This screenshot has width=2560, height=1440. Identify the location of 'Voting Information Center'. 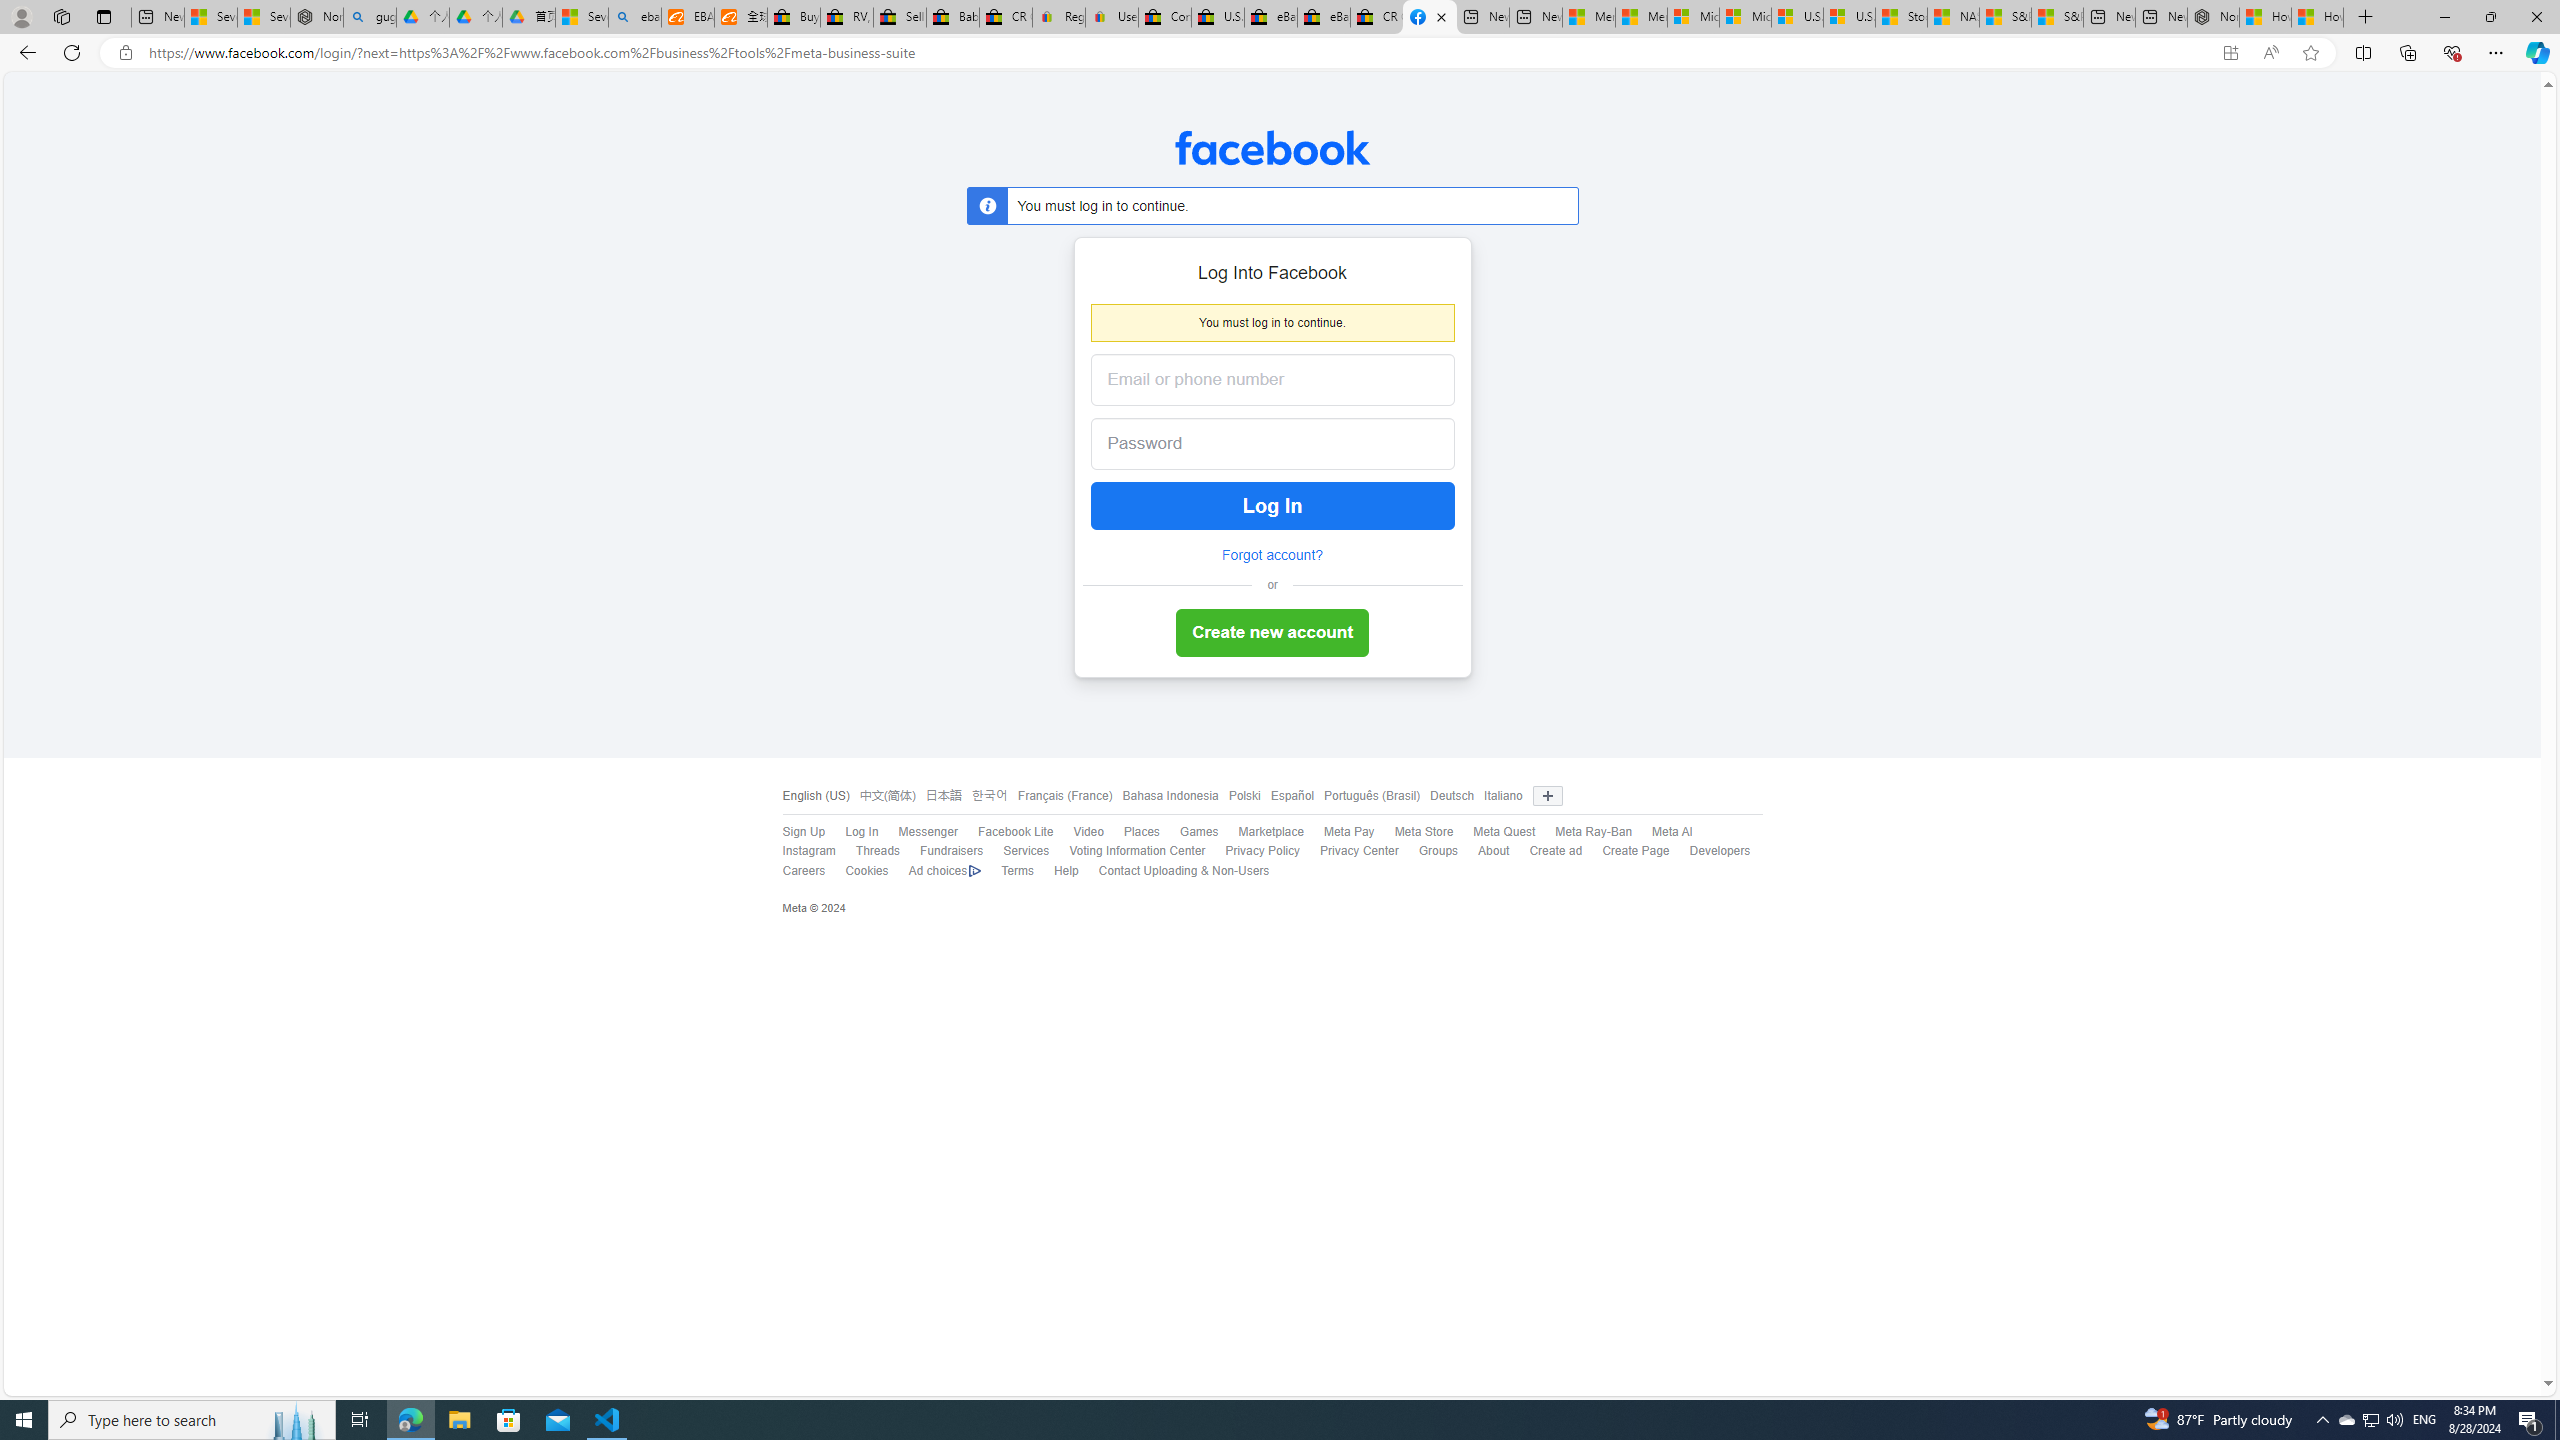
(1137, 850).